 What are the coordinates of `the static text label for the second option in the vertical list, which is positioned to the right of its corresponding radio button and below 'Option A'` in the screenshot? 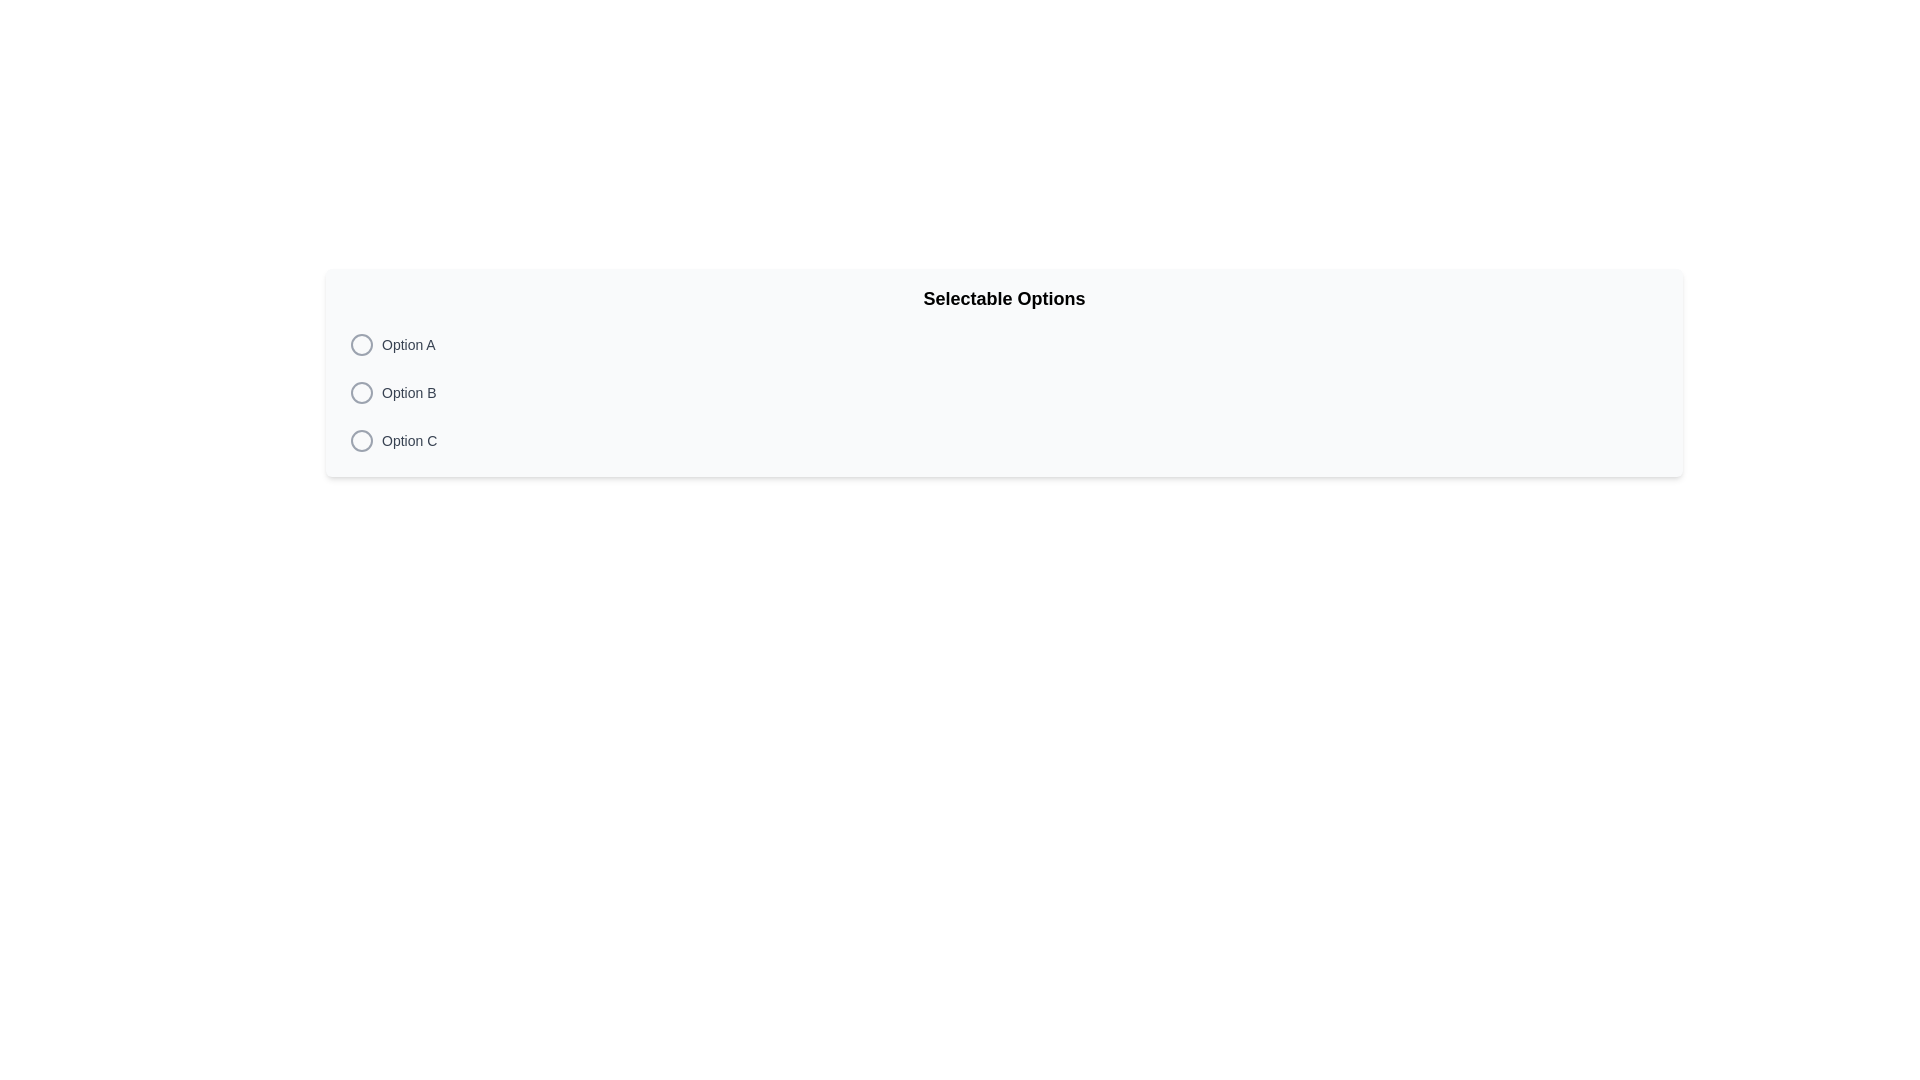 It's located at (408, 393).